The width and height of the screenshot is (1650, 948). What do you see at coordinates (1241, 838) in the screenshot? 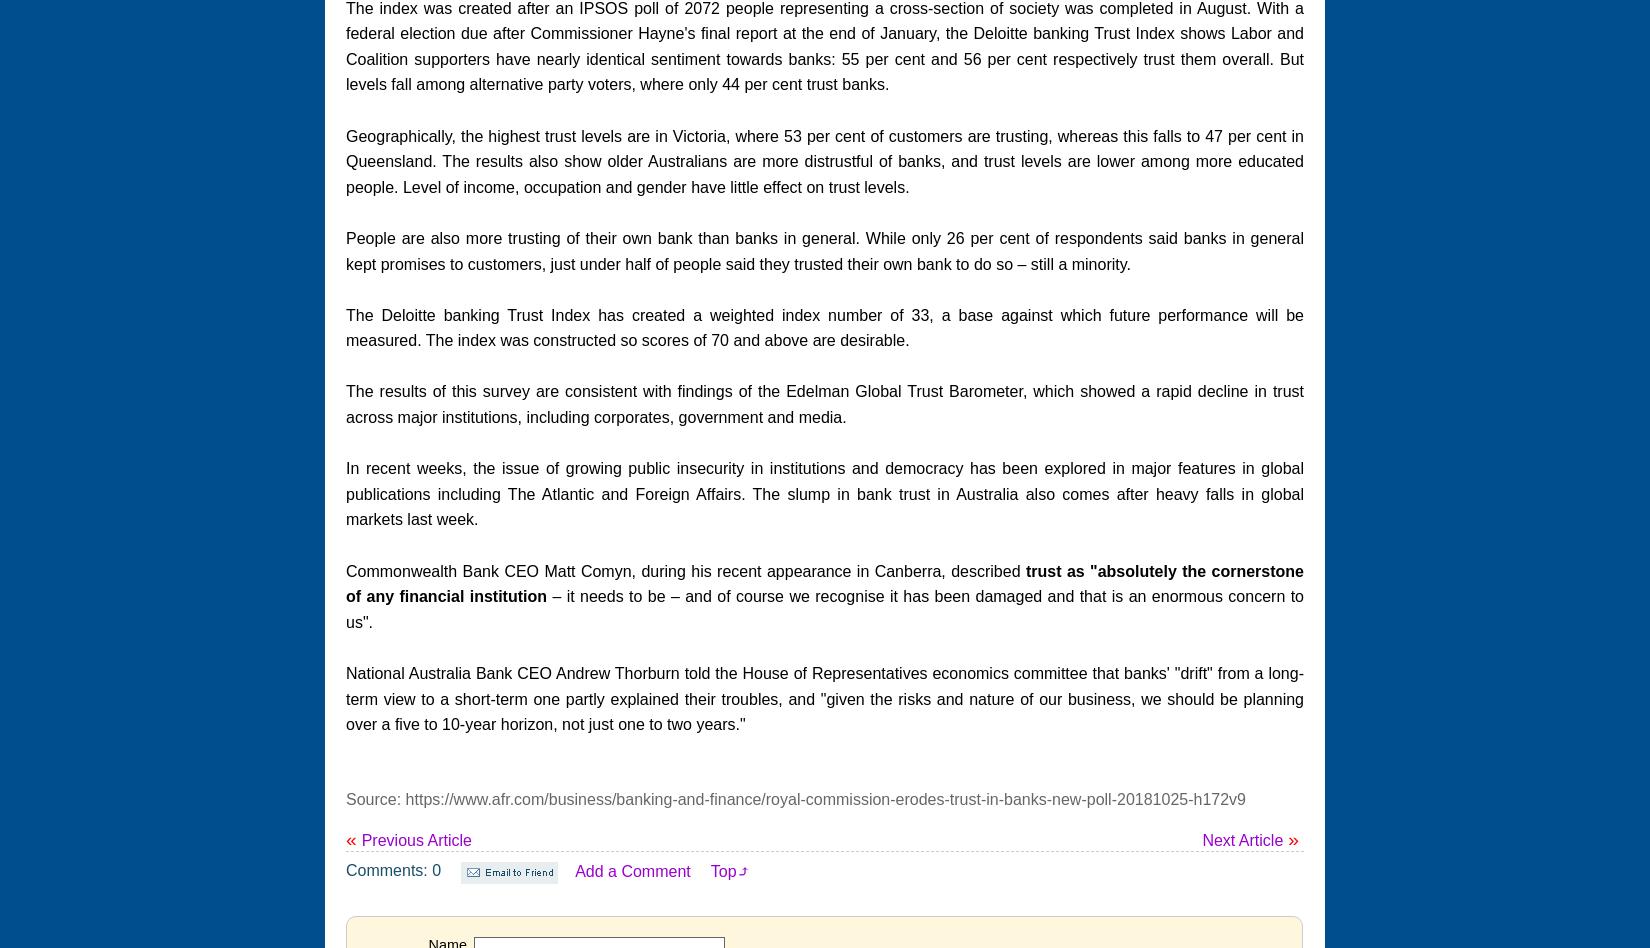
I see `'Next Article'` at bounding box center [1241, 838].